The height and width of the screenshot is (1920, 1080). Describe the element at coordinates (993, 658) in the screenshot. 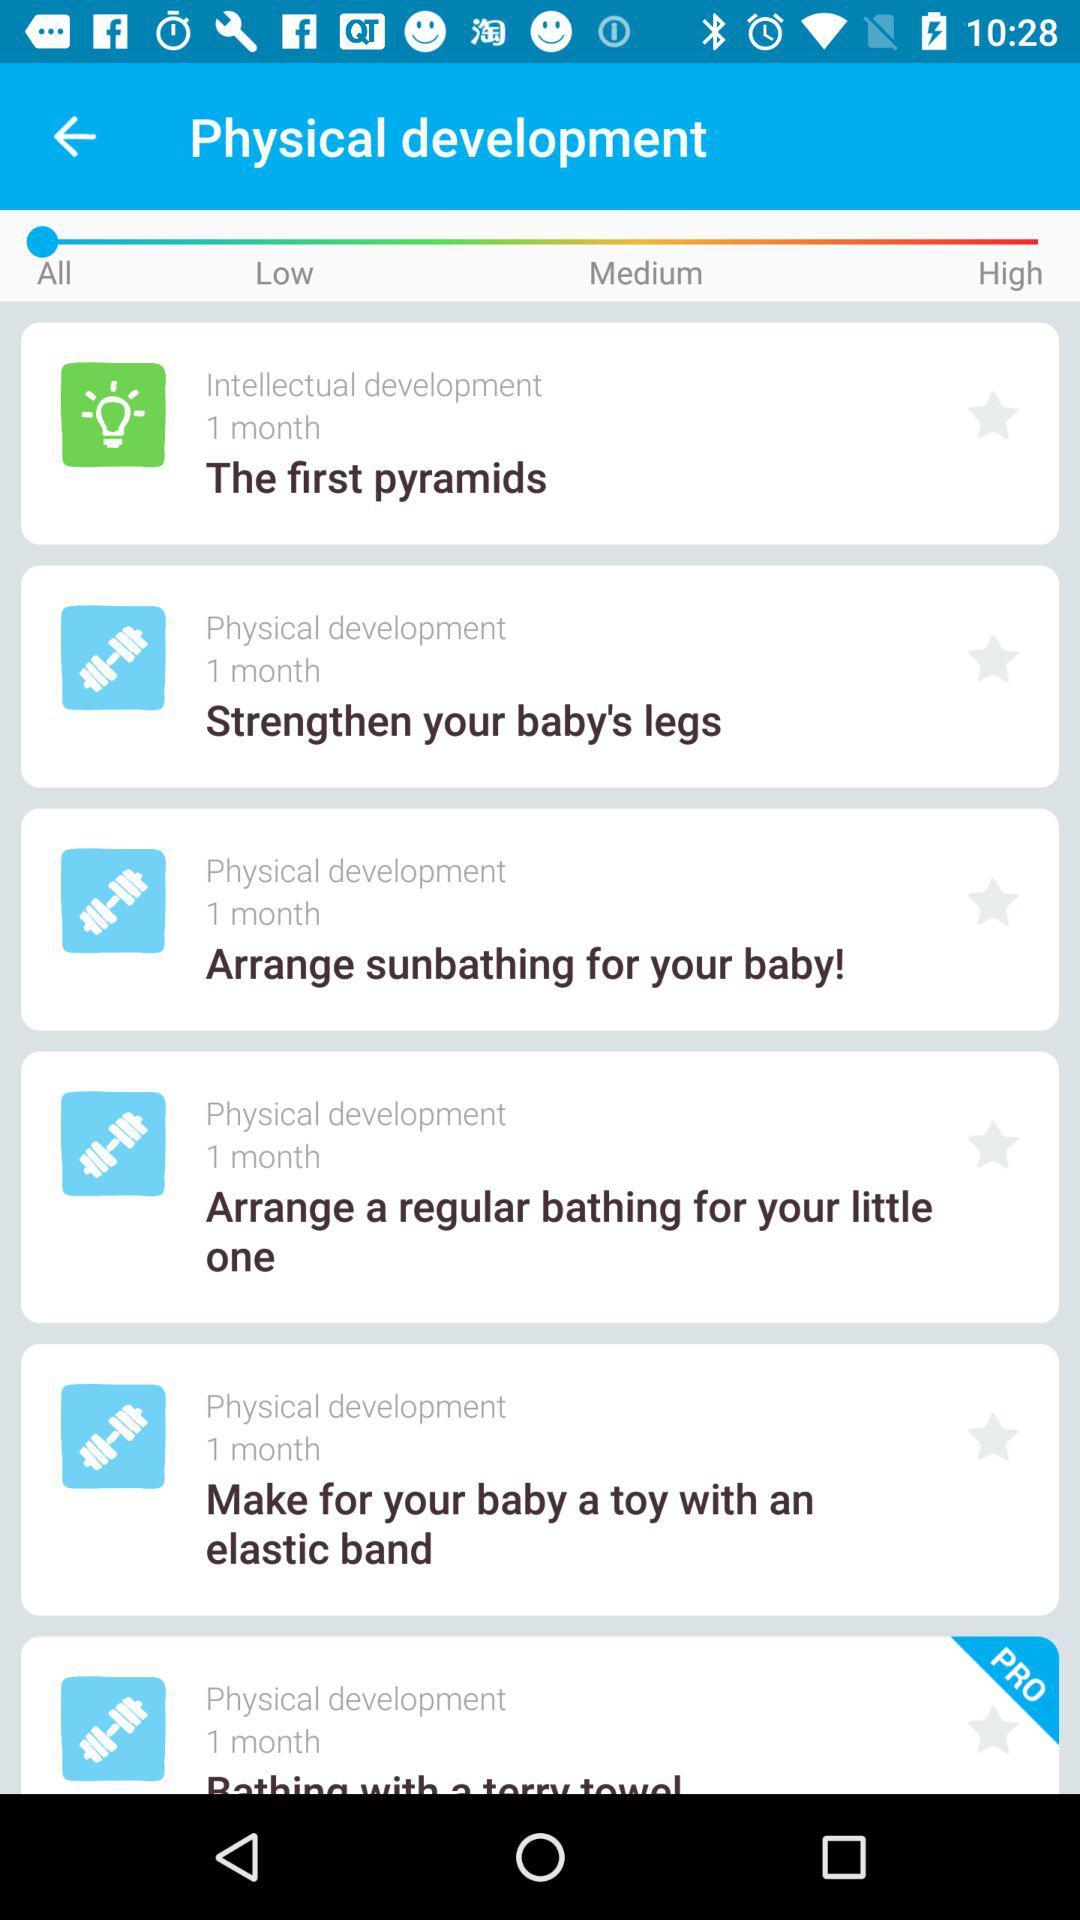

I see `starred` at that location.